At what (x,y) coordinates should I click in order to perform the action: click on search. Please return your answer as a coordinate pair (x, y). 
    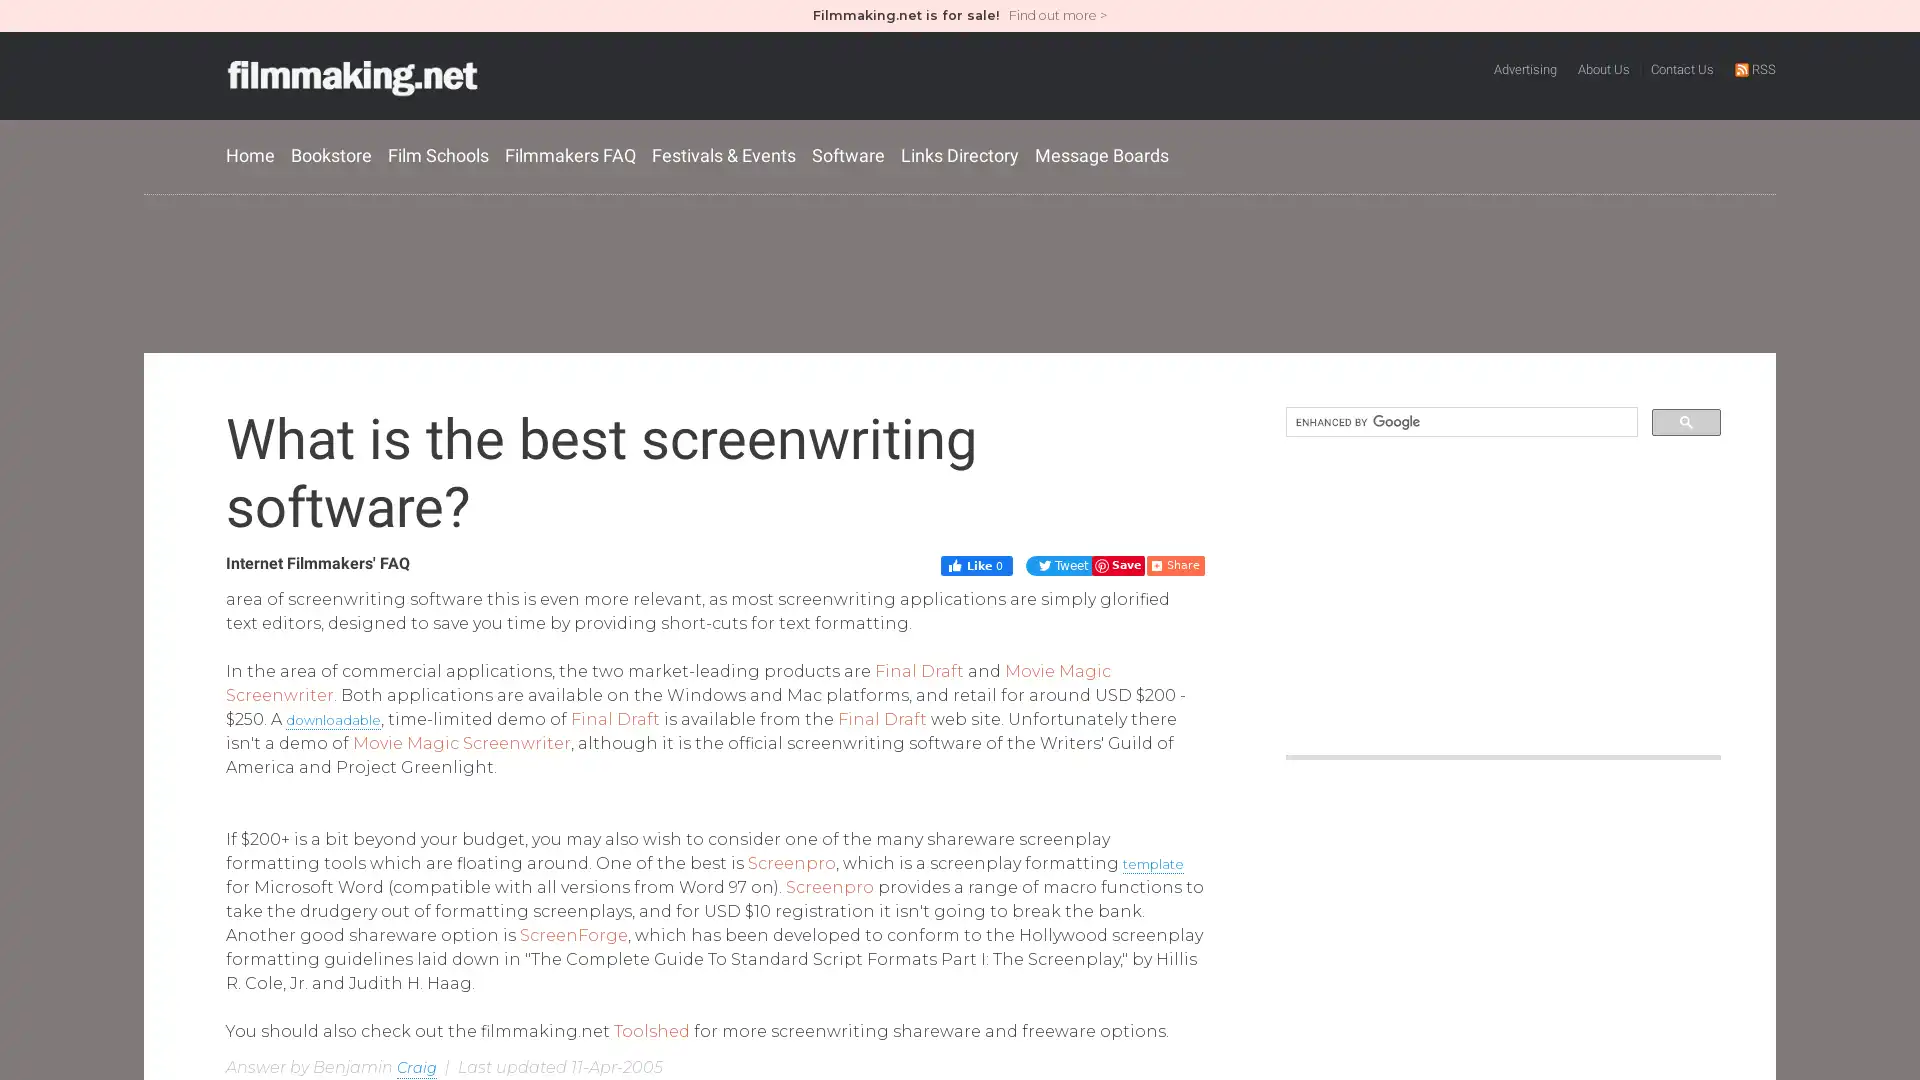
    Looking at the image, I should click on (1685, 420).